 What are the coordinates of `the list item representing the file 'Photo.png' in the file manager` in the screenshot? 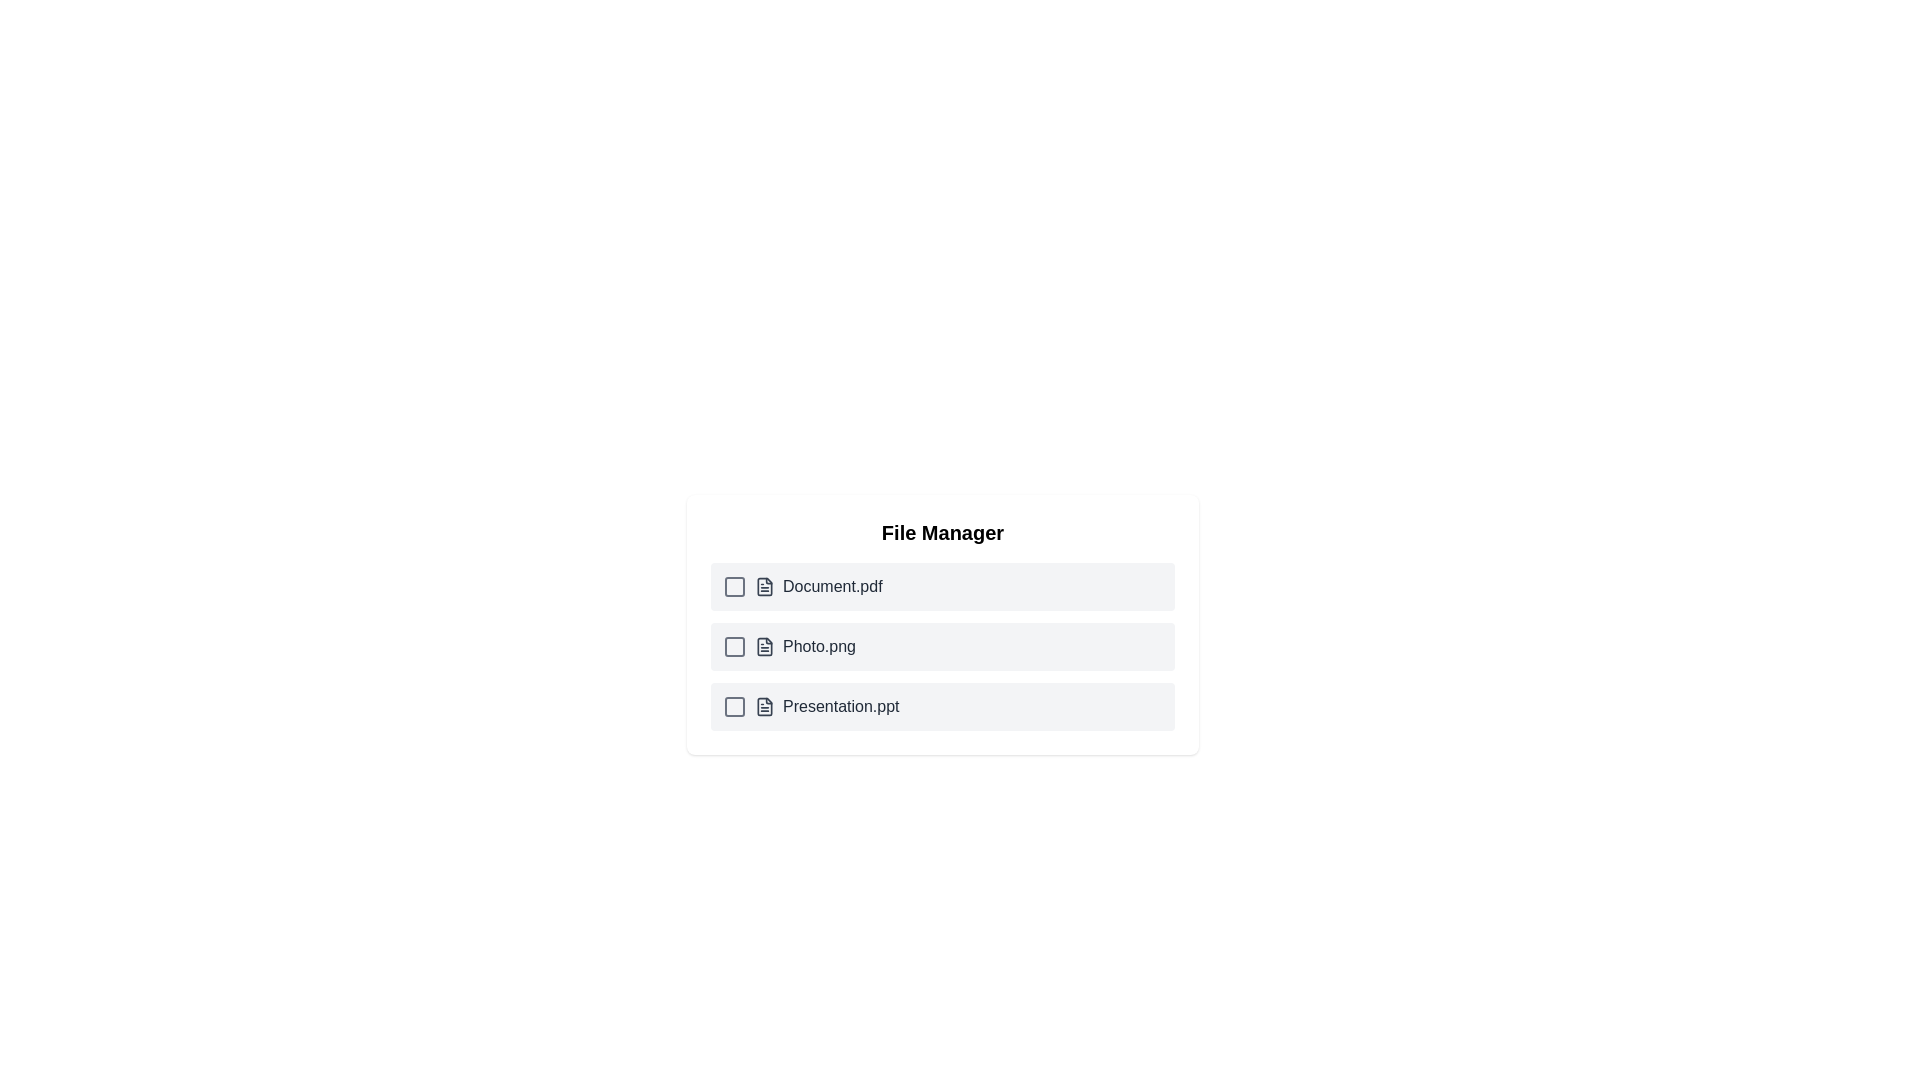 It's located at (941, 647).